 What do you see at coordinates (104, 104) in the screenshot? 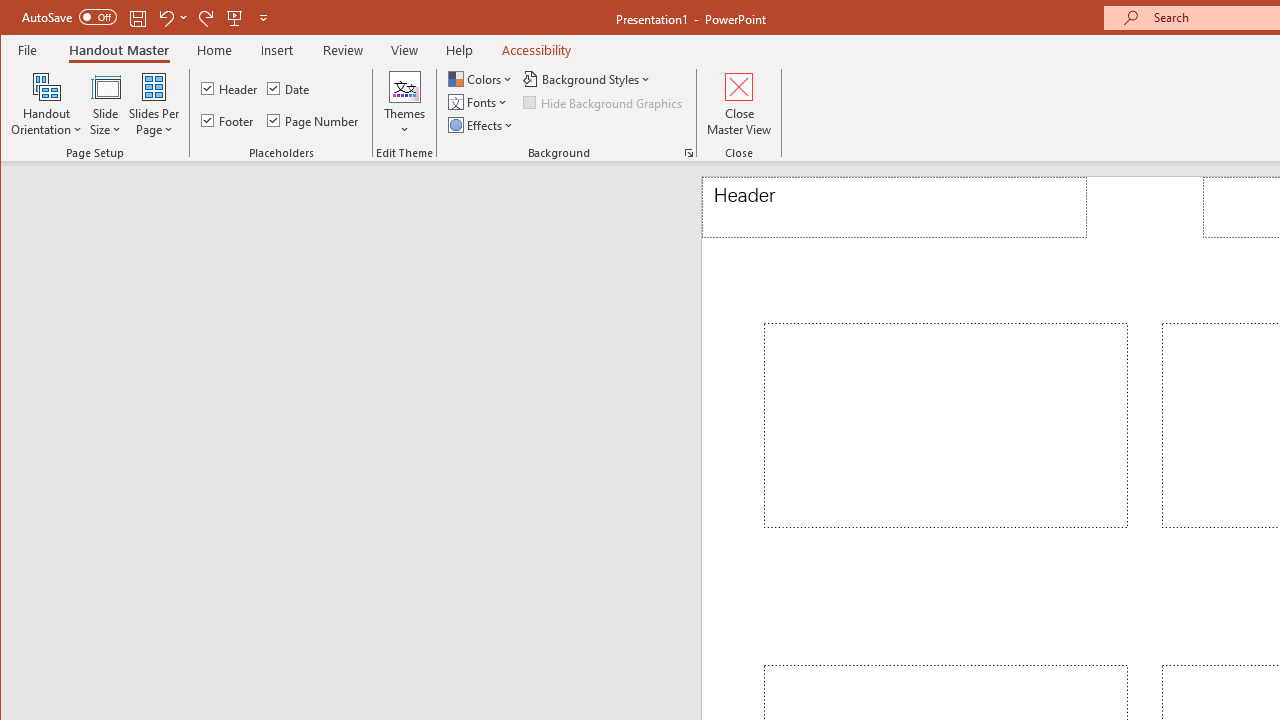
I see `'Slide Size'` at bounding box center [104, 104].